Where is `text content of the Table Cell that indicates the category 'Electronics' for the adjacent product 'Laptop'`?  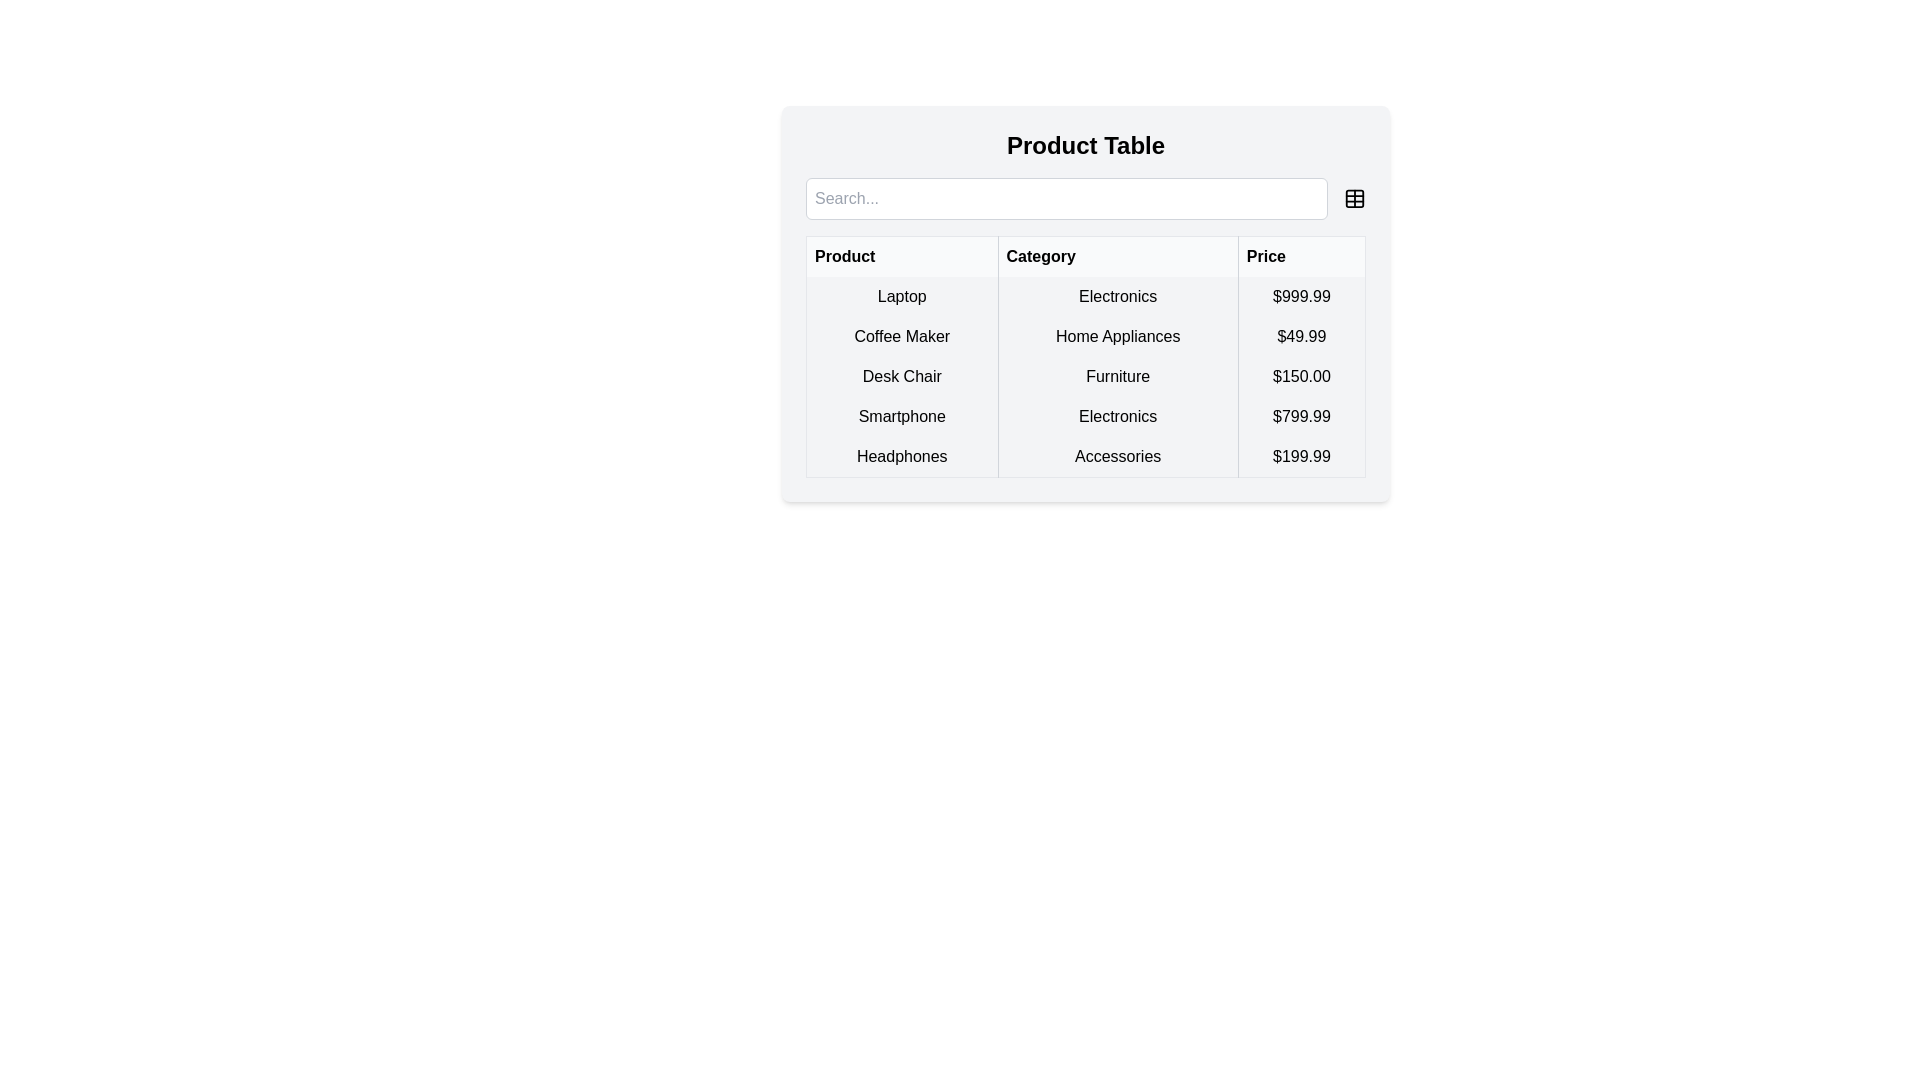
text content of the Table Cell that indicates the category 'Electronics' for the adjacent product 'Laptop' is located at coordinates (1117, 297).